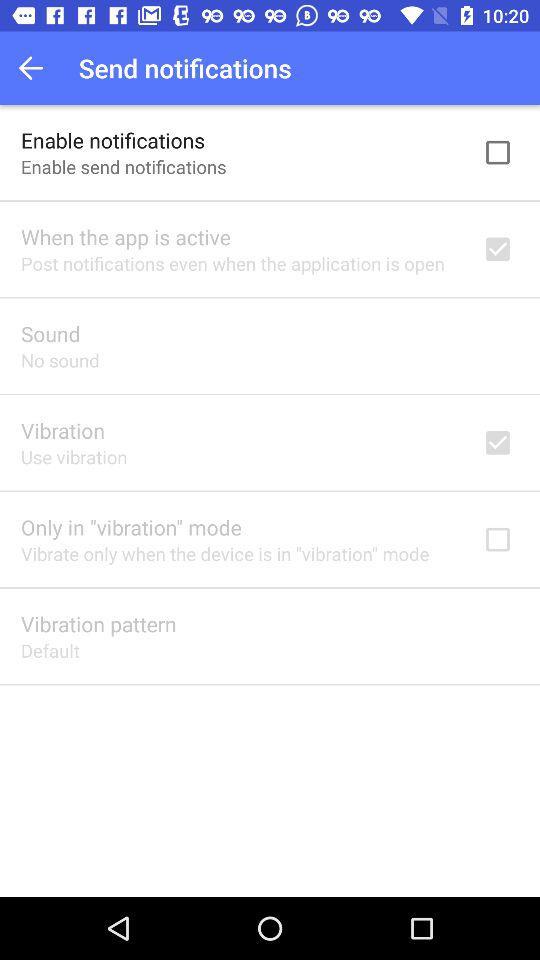  I want to click on the item below vibration pattern icon, so click(50, 649).